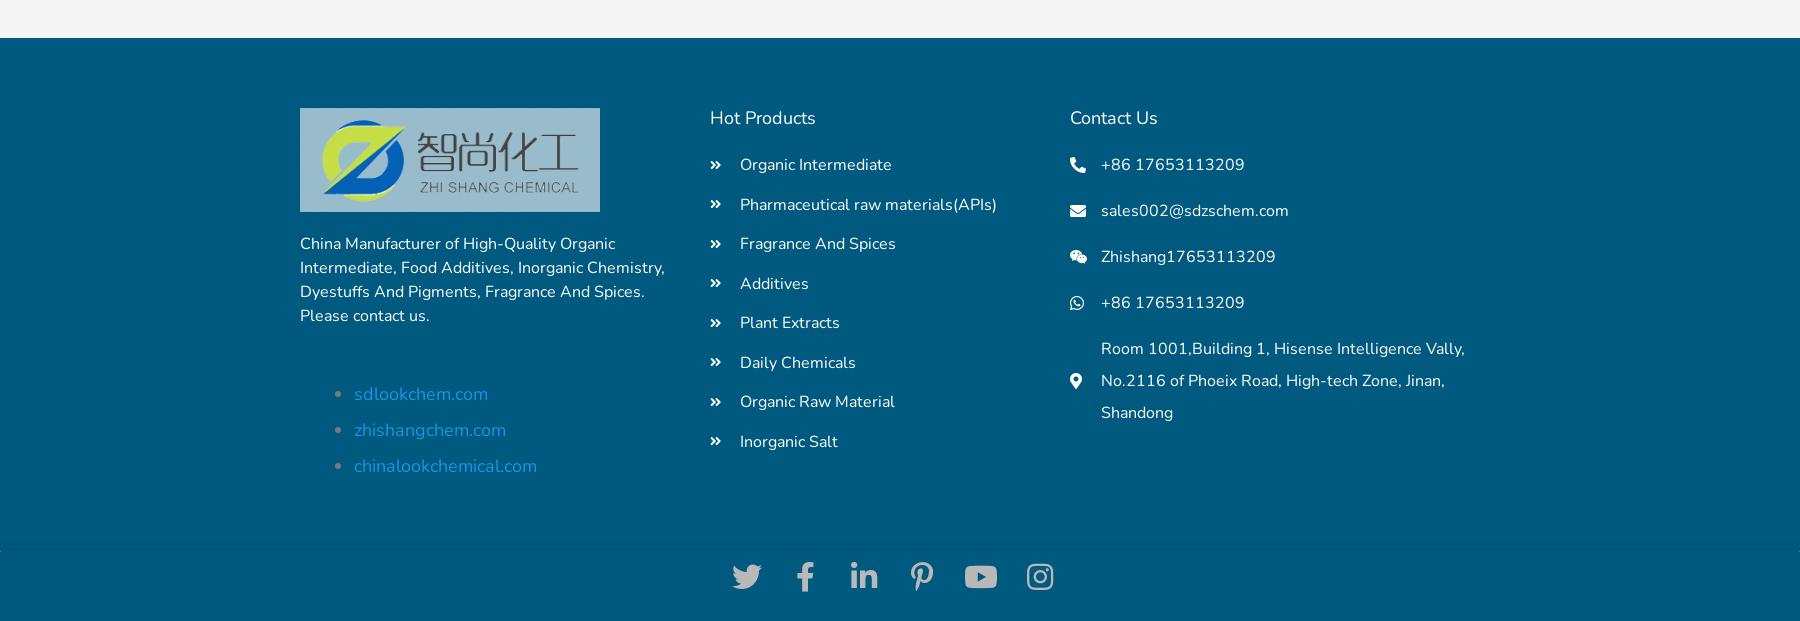 This screenshot has width=1800, height=621. What do you see at coordinates (1112, 116) in the screenshot?
I see `'Contact Us'` at bounding box center [1112, 116].